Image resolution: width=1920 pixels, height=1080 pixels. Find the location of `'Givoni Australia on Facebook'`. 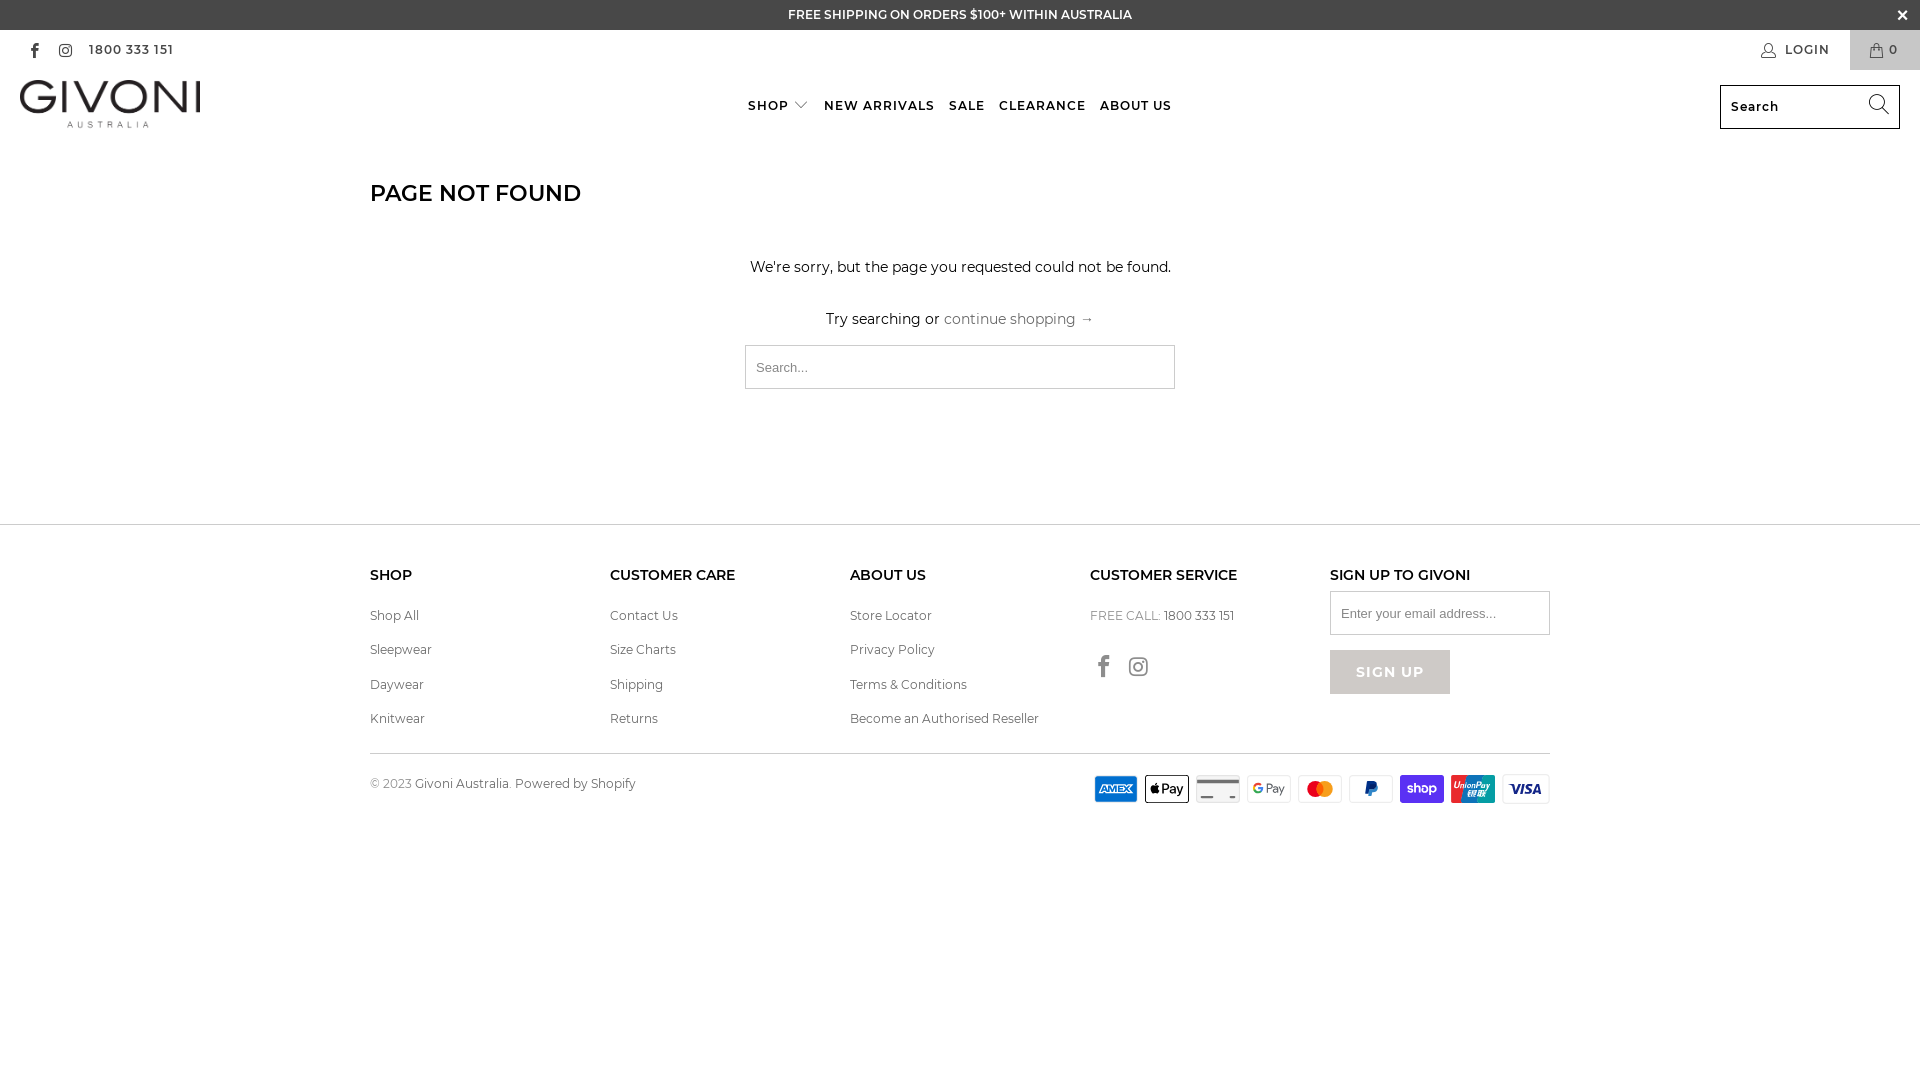

'Givoni Australia on Facebook' is located at coordinates (1103, 667).